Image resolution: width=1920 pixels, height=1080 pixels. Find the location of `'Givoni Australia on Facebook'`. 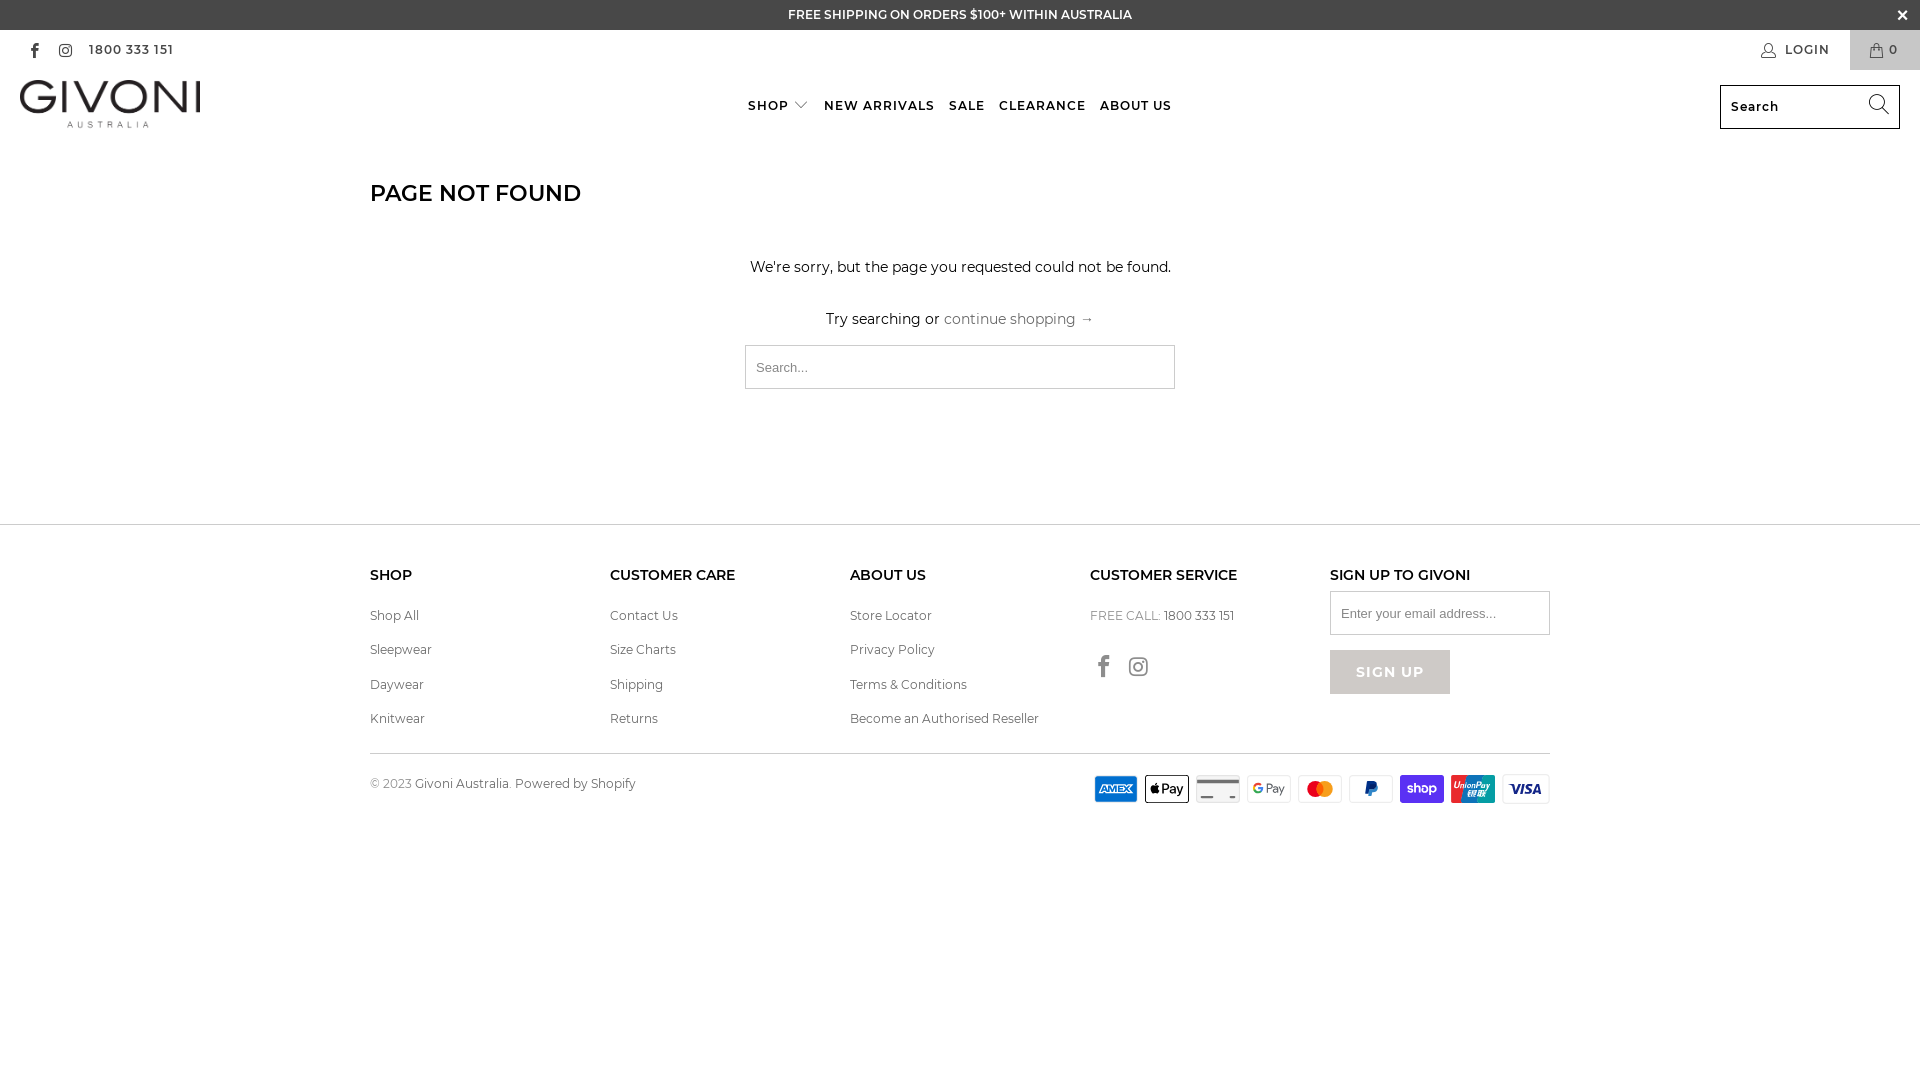

'Givoni Australia on Facebook' is located at coordinates (1103, 667).